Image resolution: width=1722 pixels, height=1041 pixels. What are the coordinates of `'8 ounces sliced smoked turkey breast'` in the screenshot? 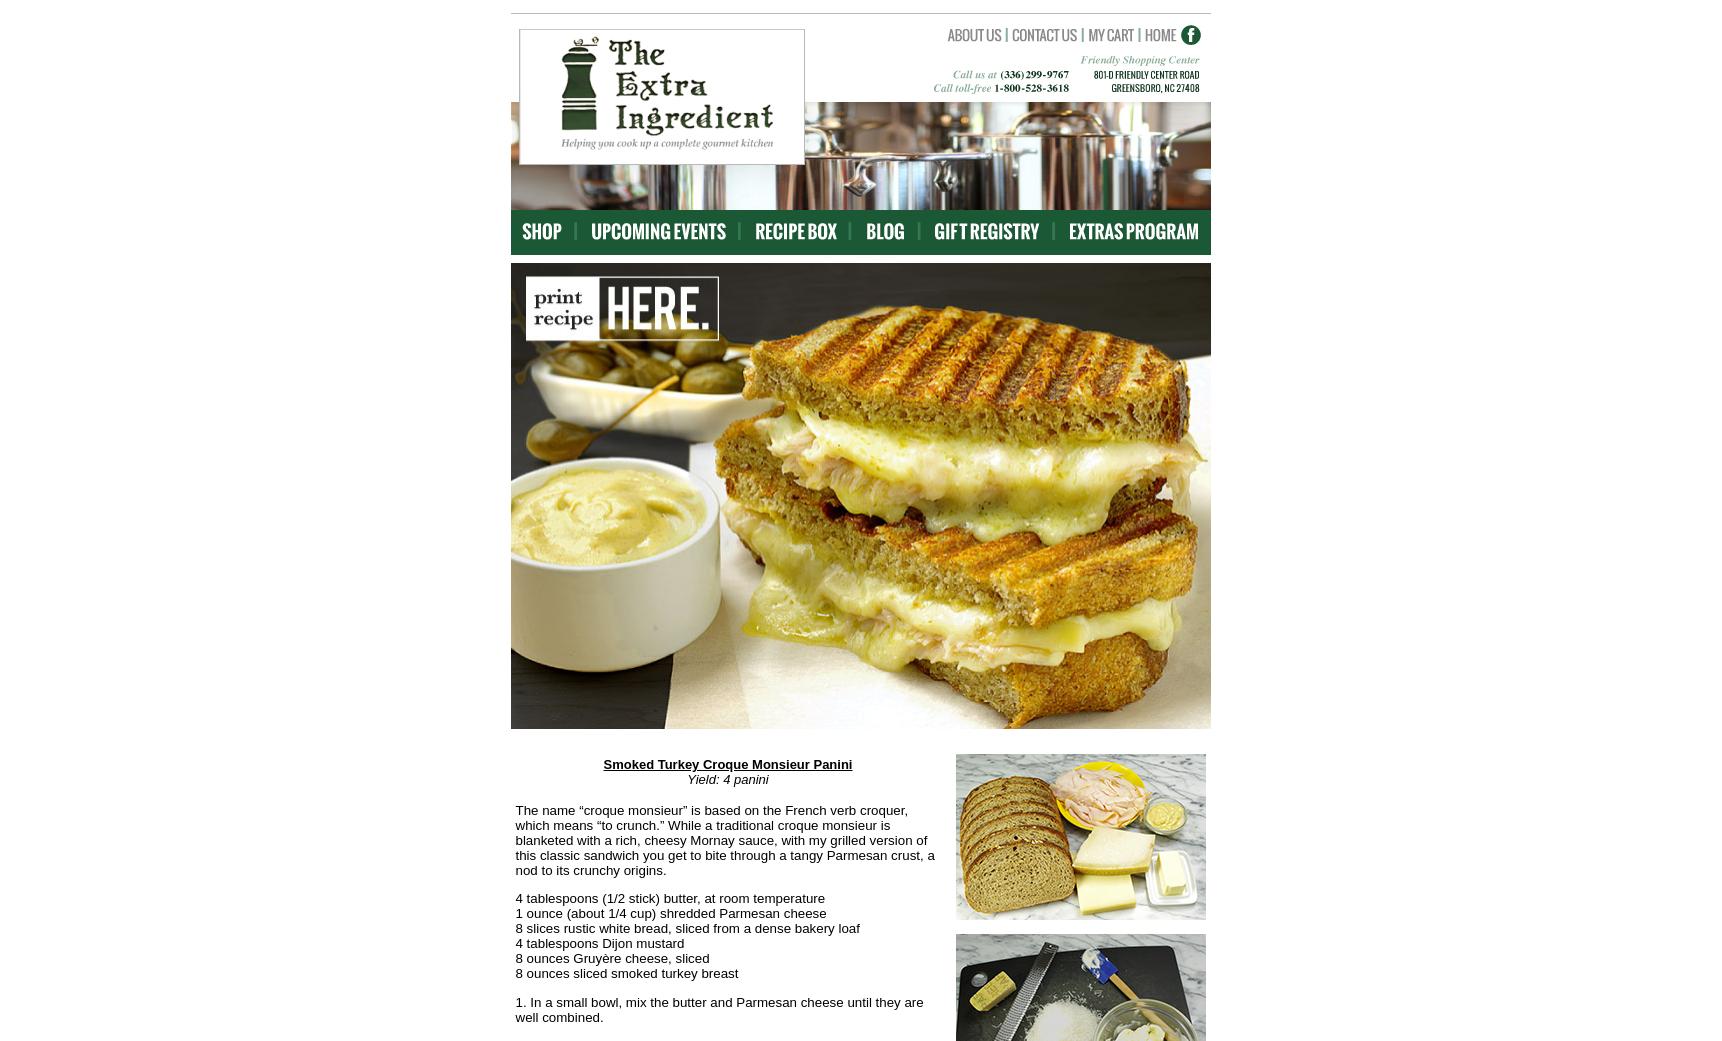 It's located at (515, 973).